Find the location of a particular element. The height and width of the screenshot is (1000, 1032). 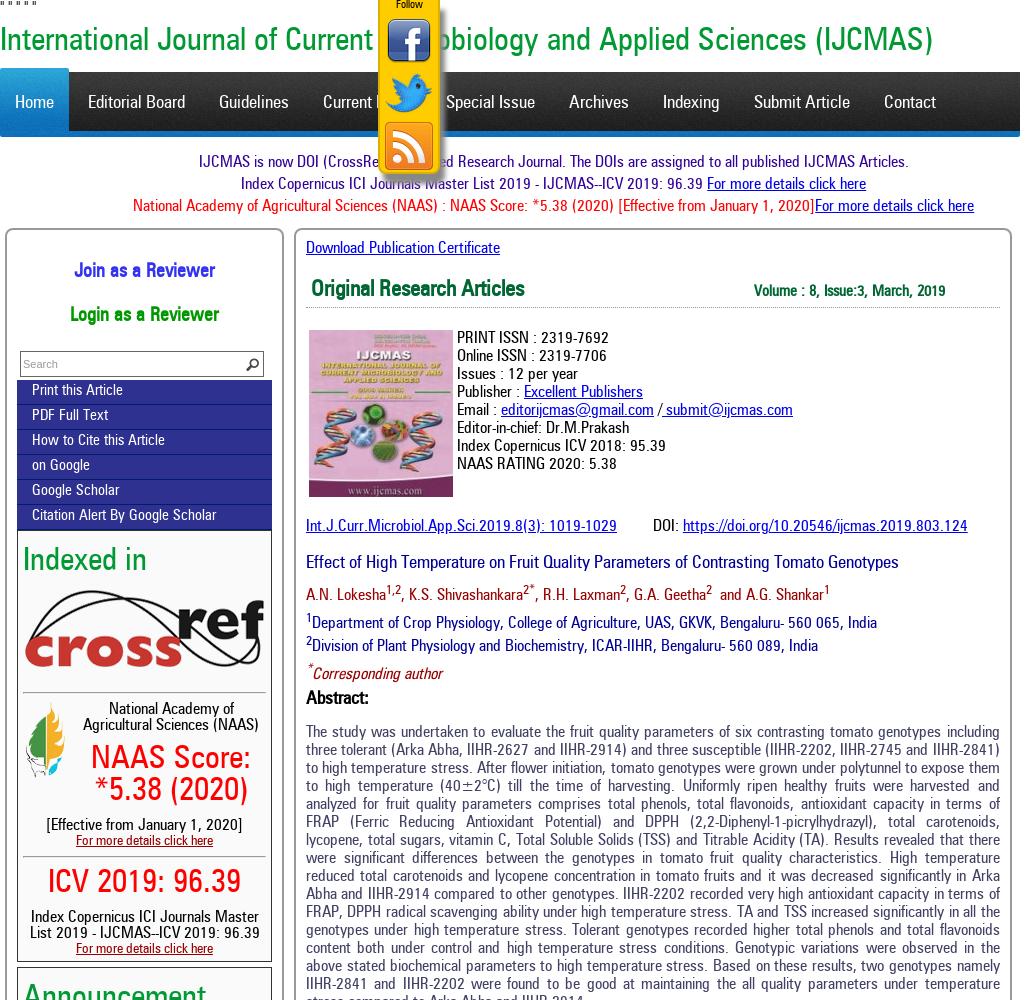

'Volume : 8, Issue:3, March, 2019' is located at coordinates (849, 292).